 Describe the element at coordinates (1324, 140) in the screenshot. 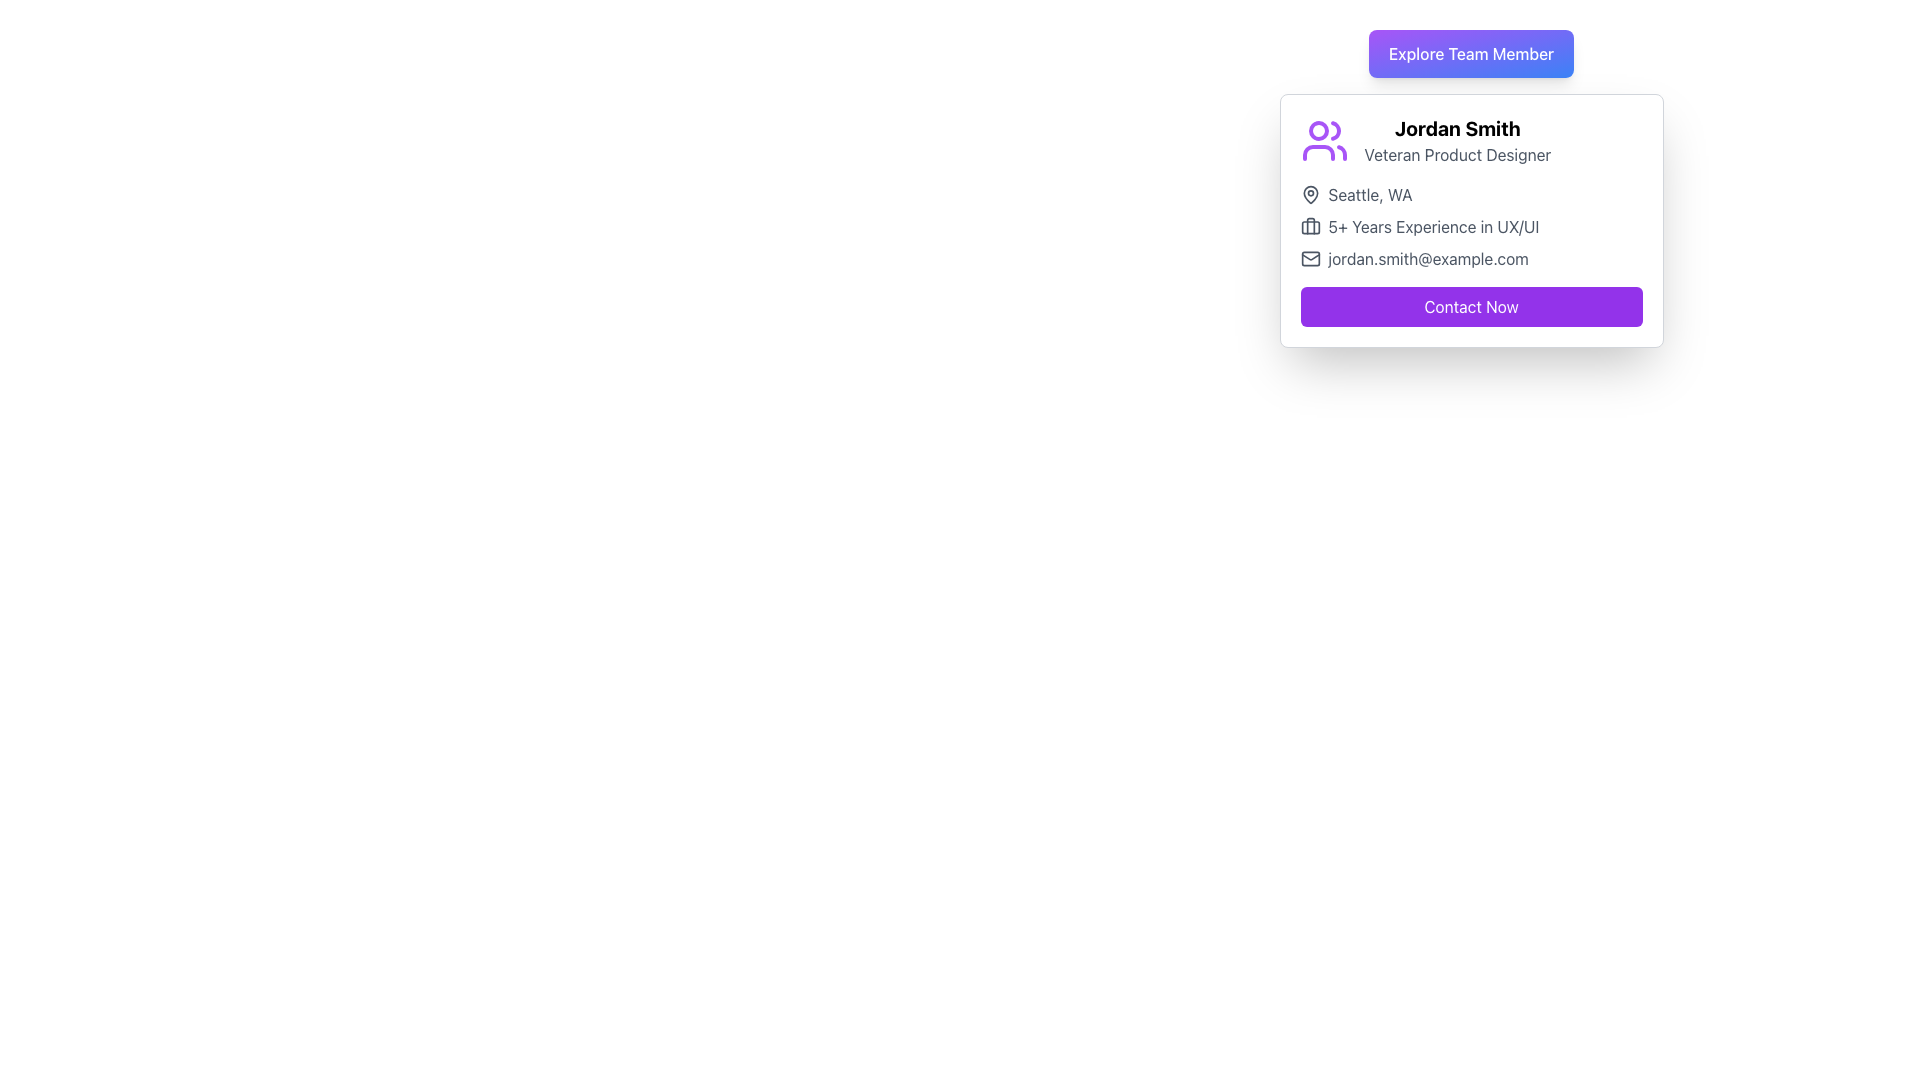

I see `the icon representing a group of users, which is outlined in purple and located in the top-left corner of the card detailing Jordan Smith` at that location.